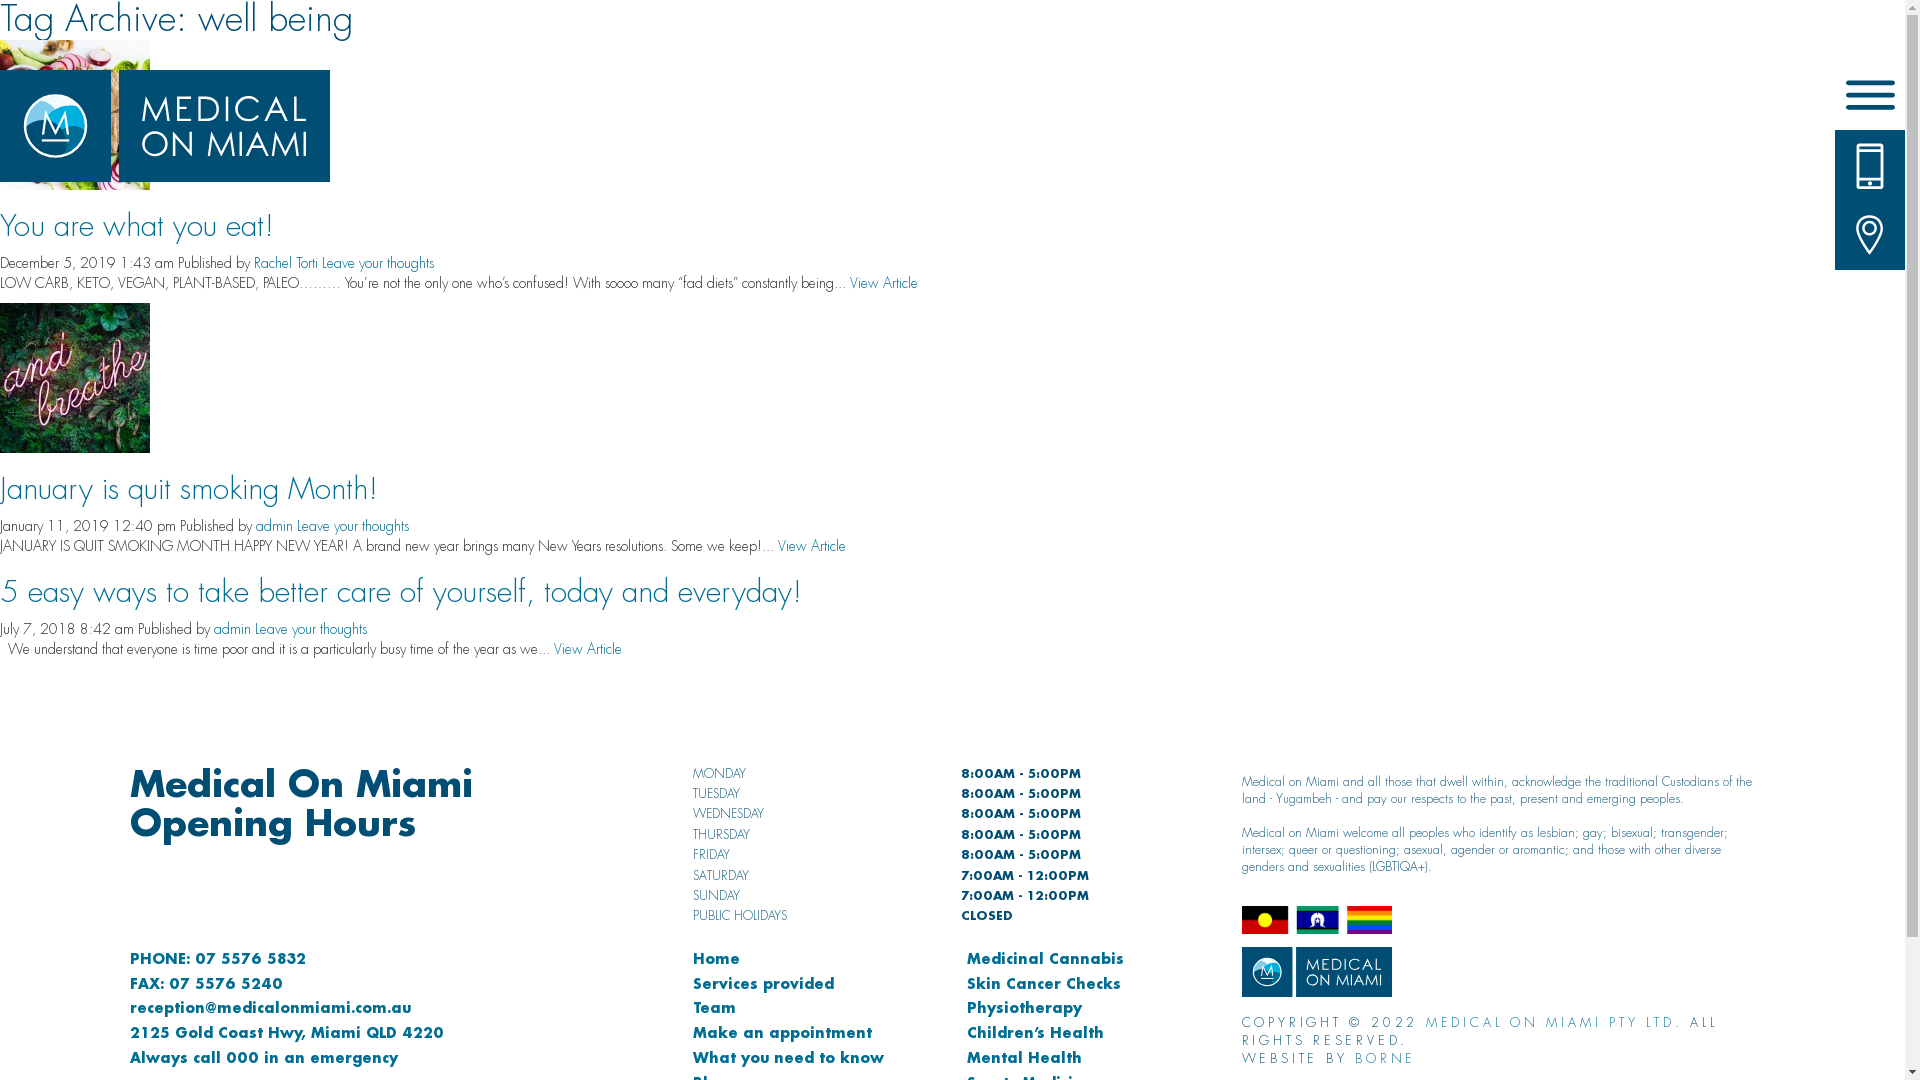 This screenshot has height=1080, width=1920. I want to click on 'Mental Health', so click(1024, 1056).